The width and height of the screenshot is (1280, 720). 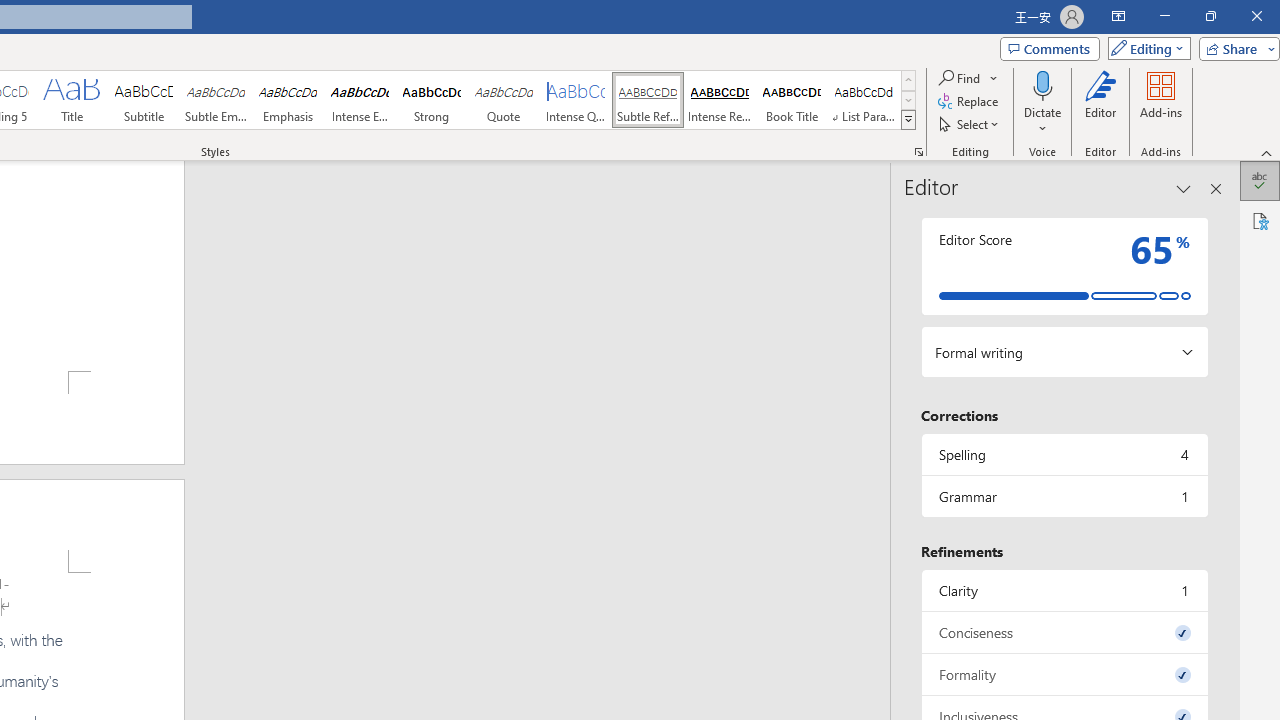 I want to click on 'Intense Quote', so click(x=575, y=100).